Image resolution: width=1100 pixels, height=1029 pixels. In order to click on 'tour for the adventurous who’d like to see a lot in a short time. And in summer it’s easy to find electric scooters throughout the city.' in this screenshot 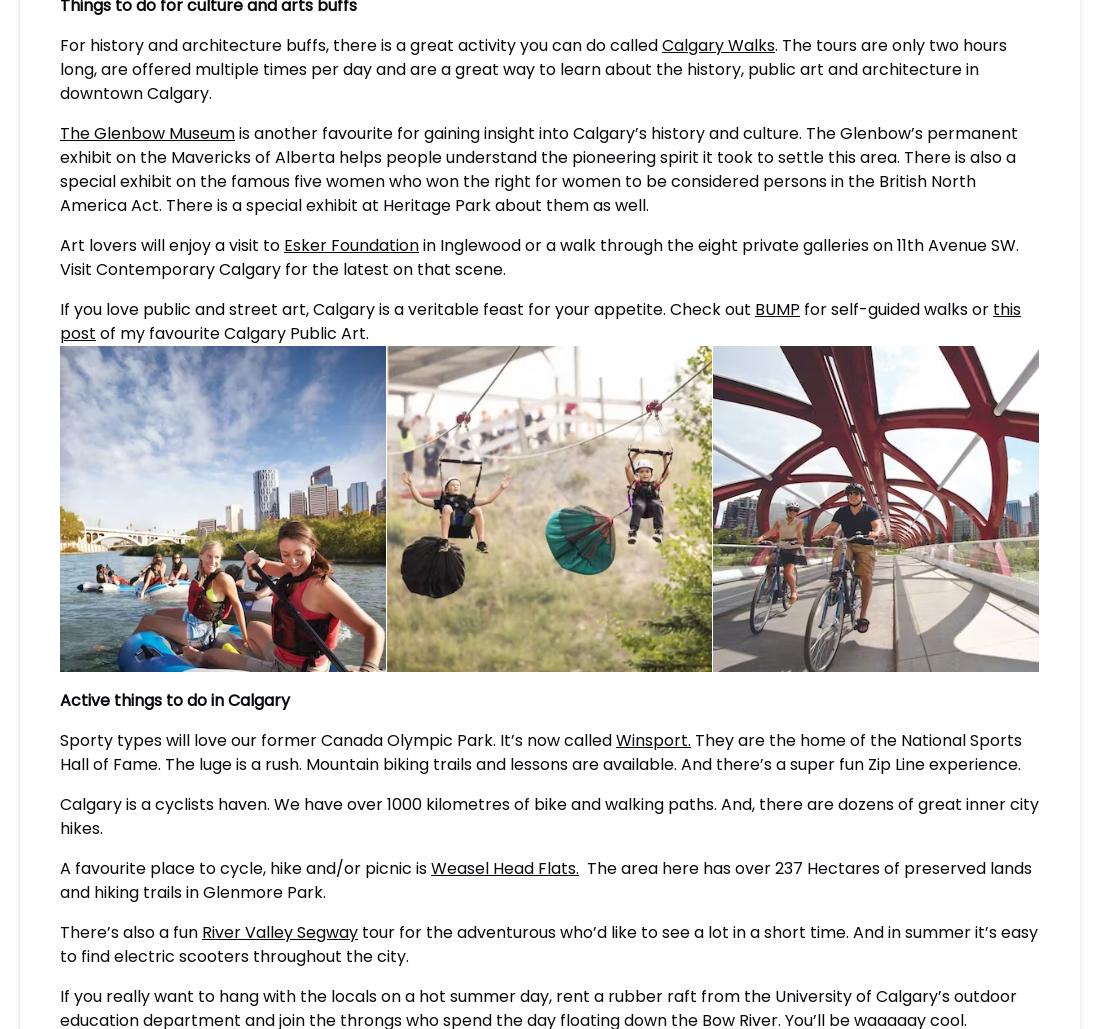, I will do `click(58, 943)`.